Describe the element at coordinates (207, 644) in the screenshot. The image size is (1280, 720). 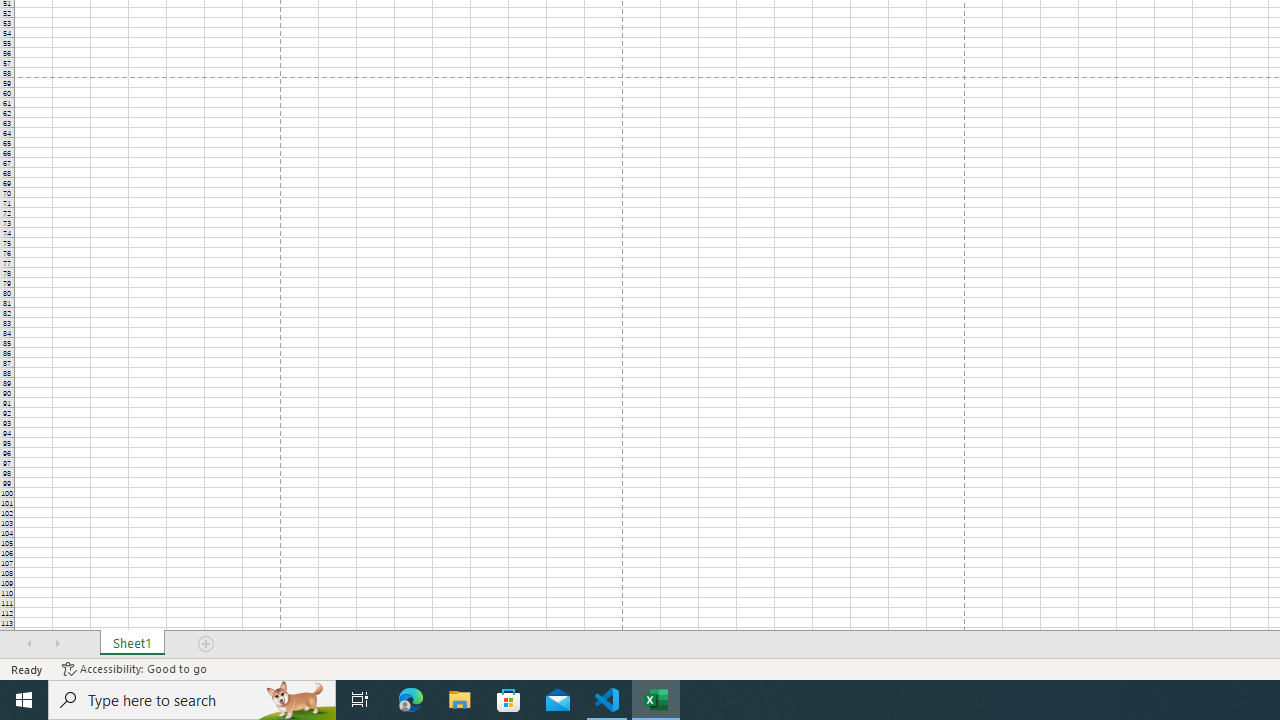
I see `'Add Sheet'` at that location.